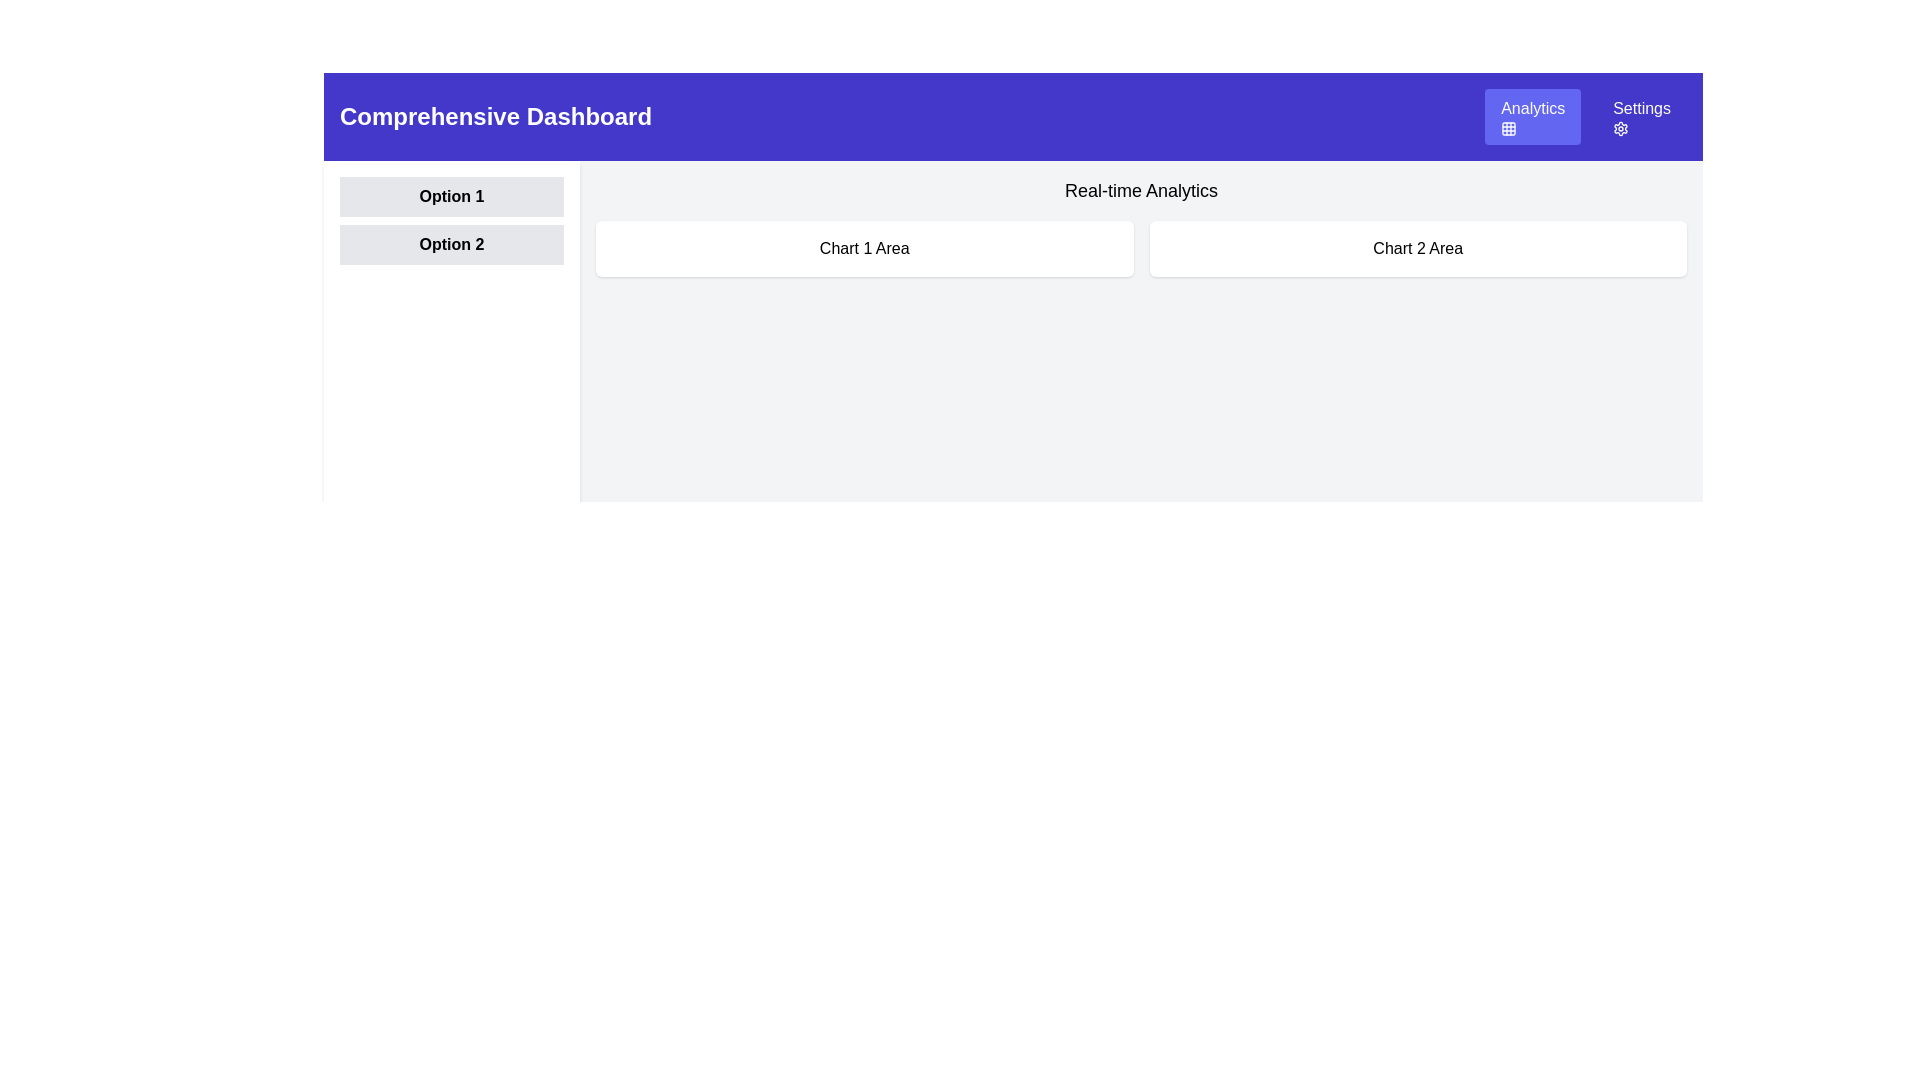 The height and width of the screenshot is (1080, 1920). Describe the element at coordinates (496, 116) in the screenshot. I see `the text label displaying 'Comprehensive Dashboard' in bold white font against a dark blue background, located in the header section of the interface` at that location.